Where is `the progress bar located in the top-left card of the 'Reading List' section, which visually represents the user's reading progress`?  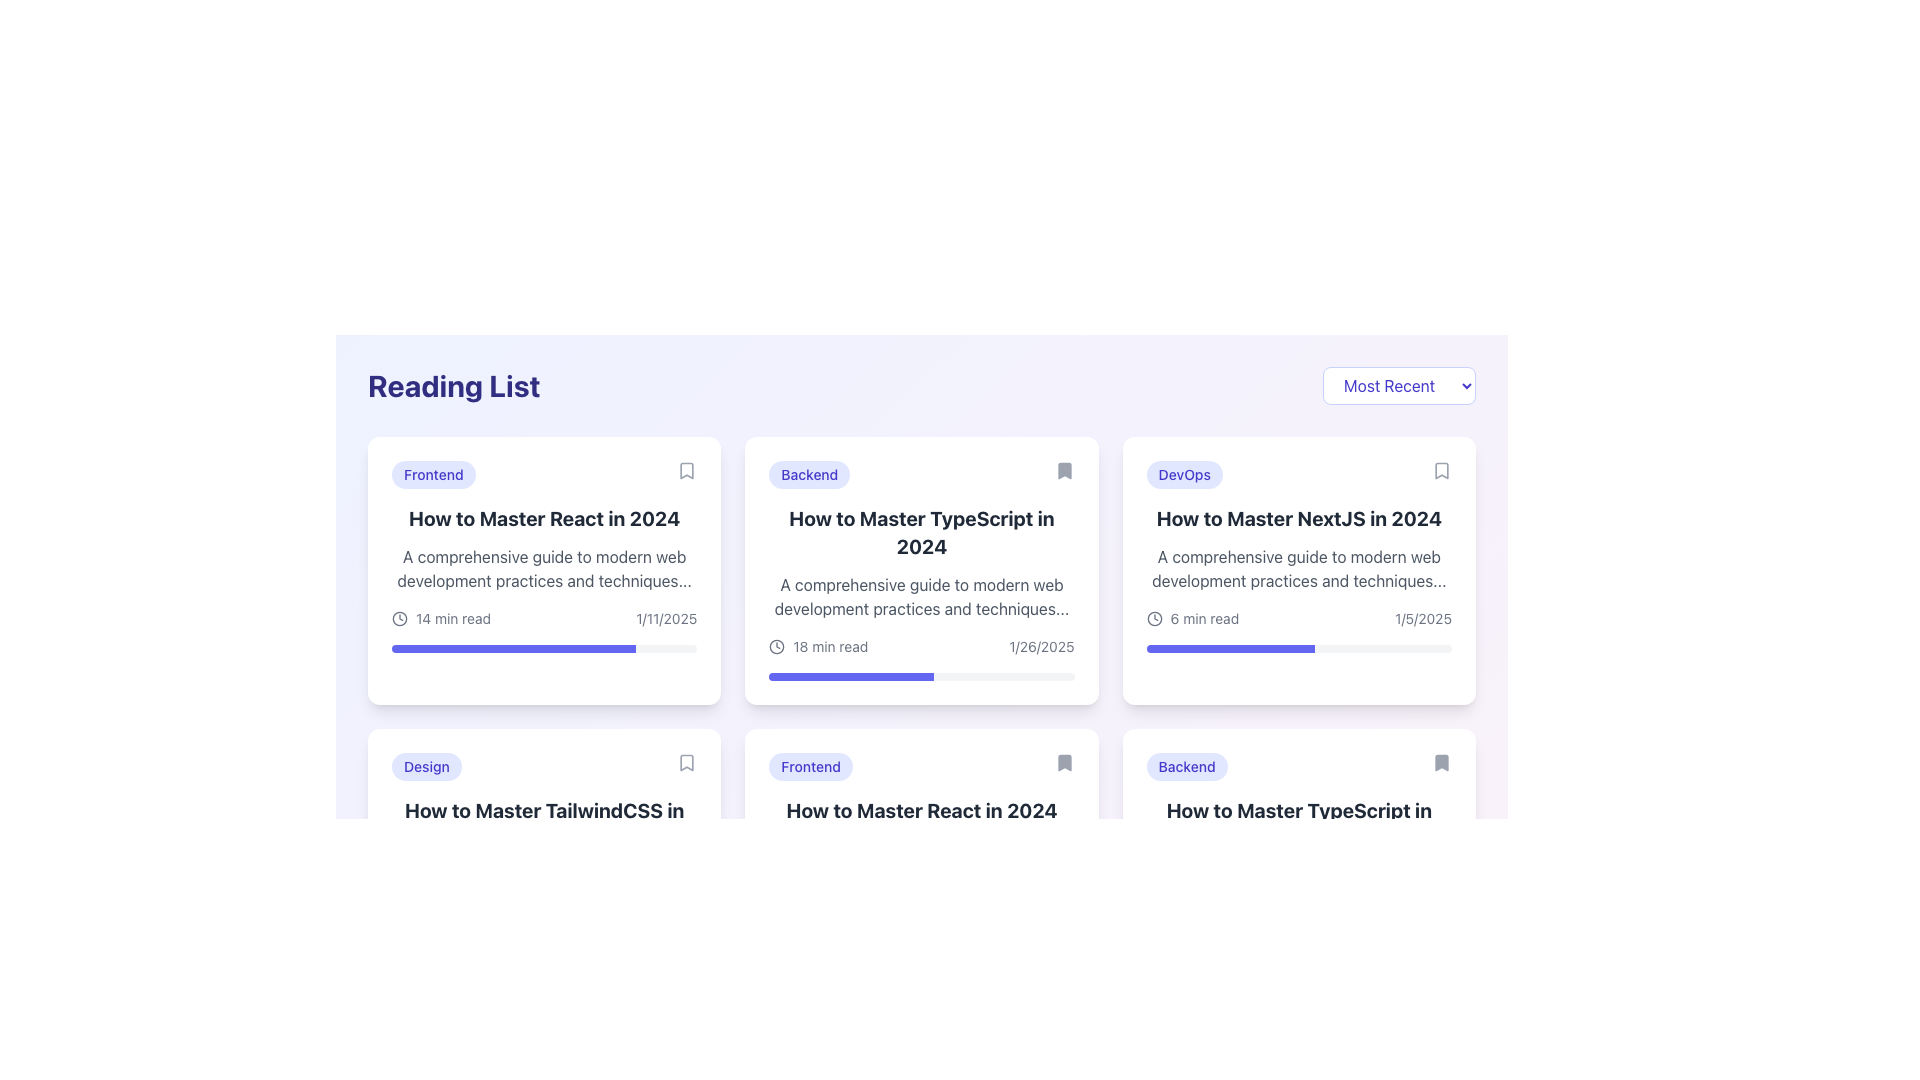
the progress bar located in the top-left card of the 'Reading List' section, which visually represents the user's reading progress is located at coordinates (514, 648).